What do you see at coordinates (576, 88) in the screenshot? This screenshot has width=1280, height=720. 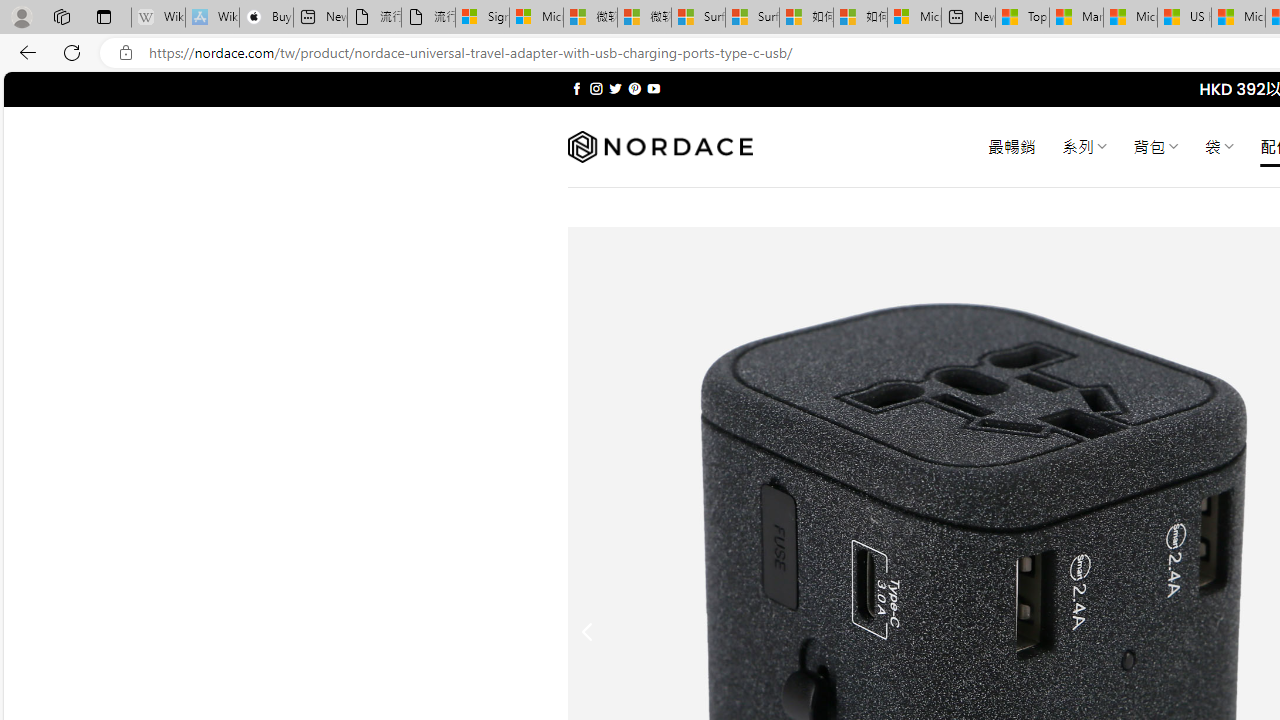 I see `'Follow on Facebook'` at bounding box center [576, 88].